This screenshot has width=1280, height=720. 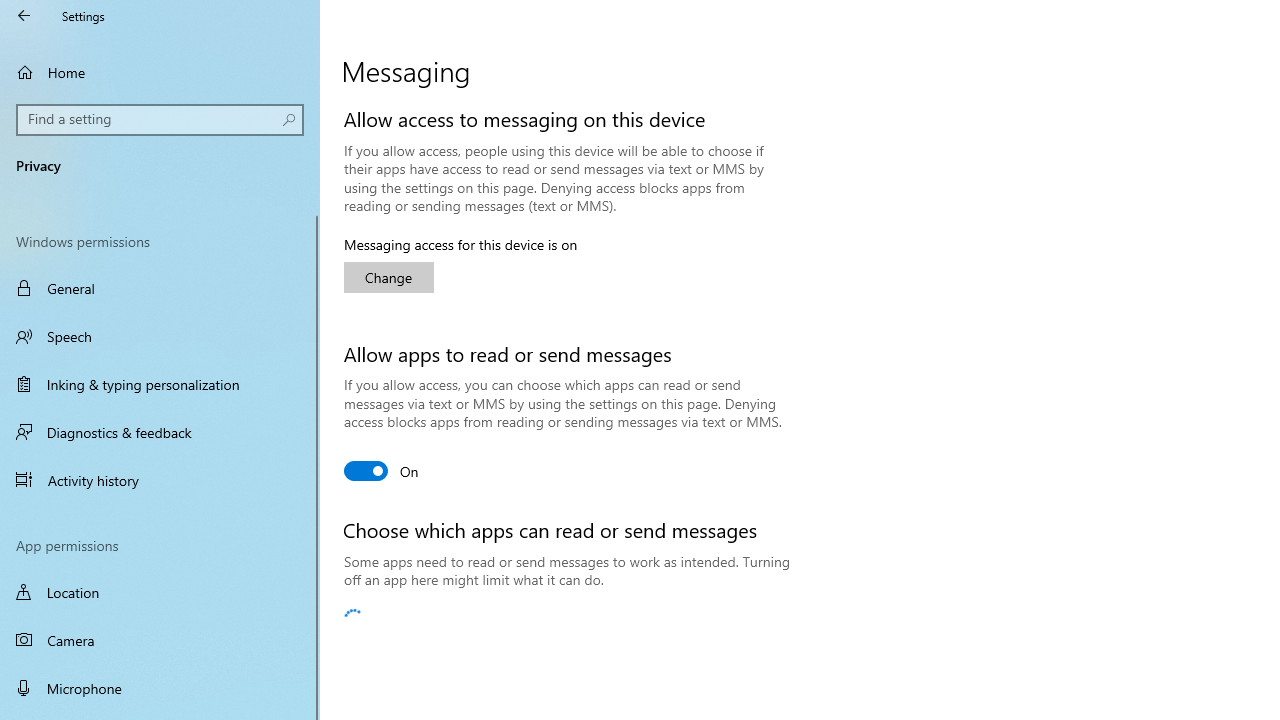 What do you see at coordinates (160, 384) in the screenshot?
I see `'Inking & typing personalization'` at bounding box center [160, 384].